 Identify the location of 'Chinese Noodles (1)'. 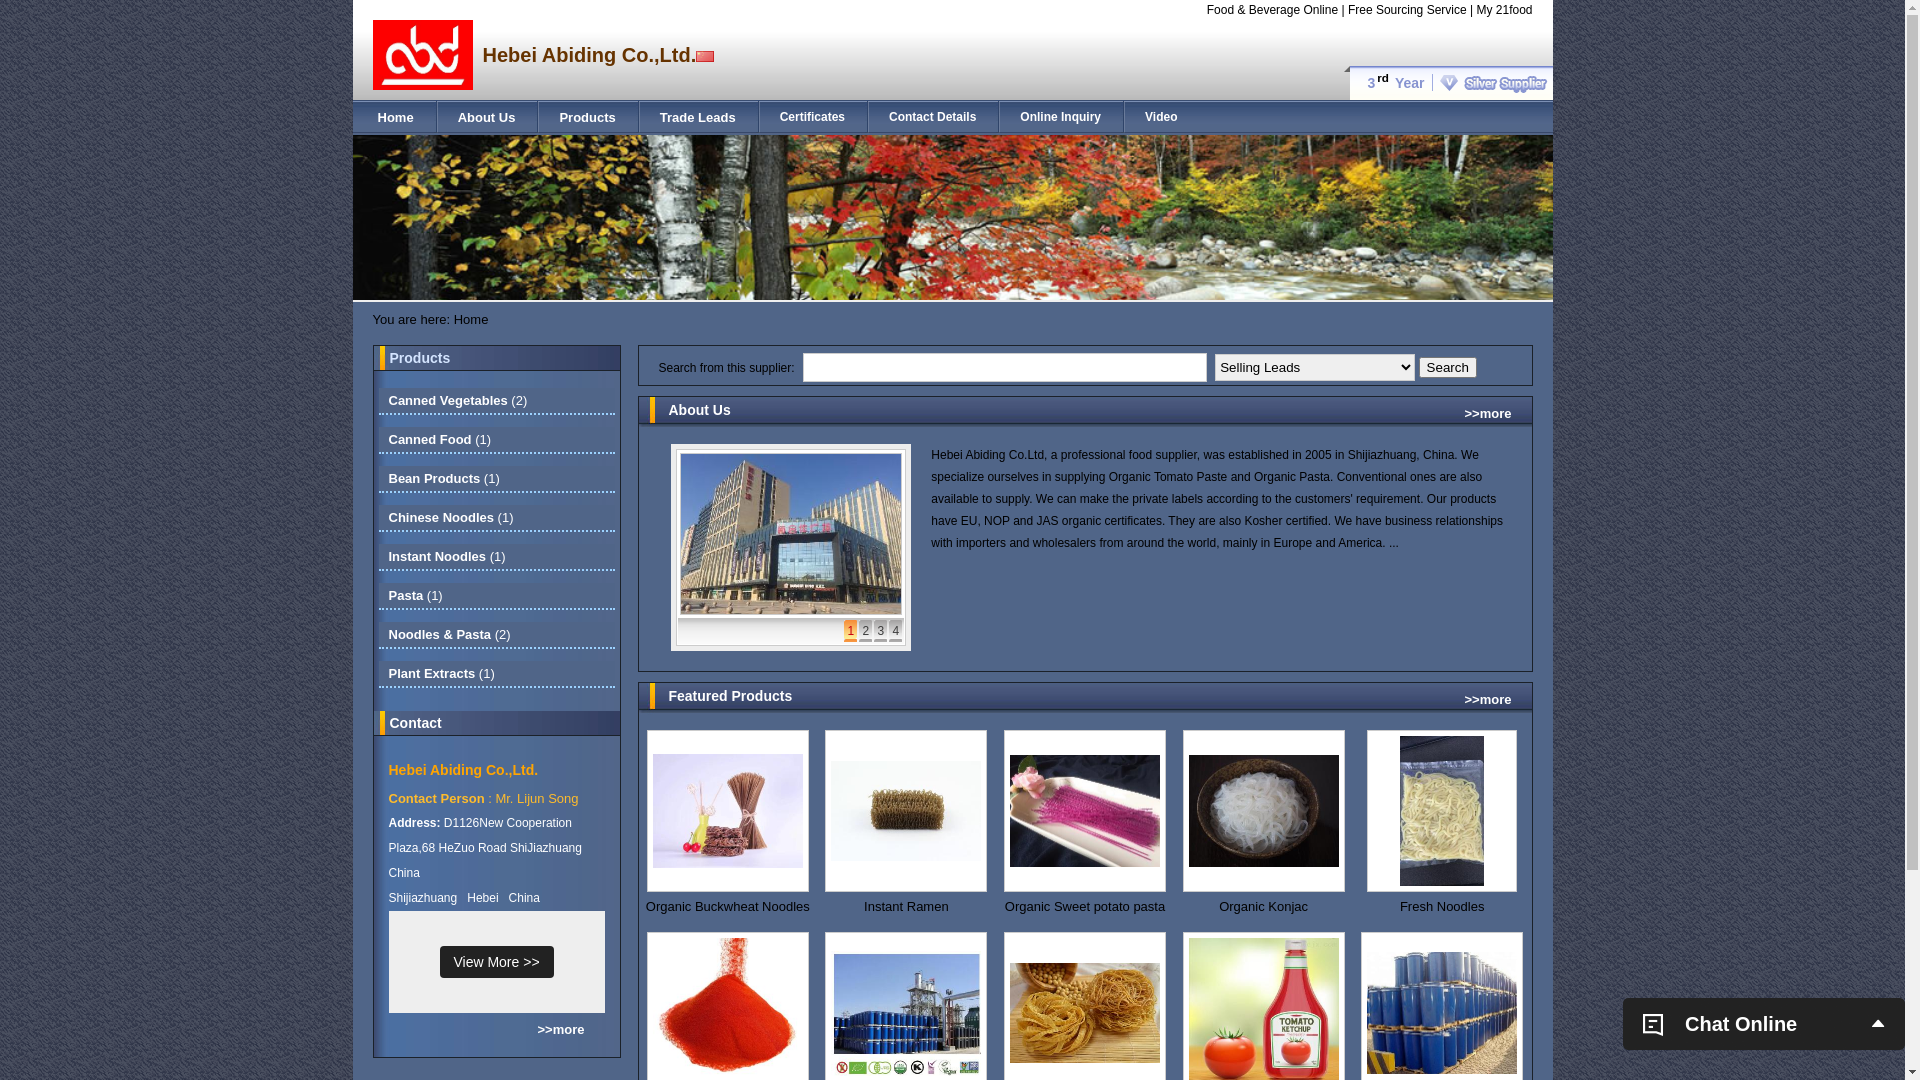
(388, 516).